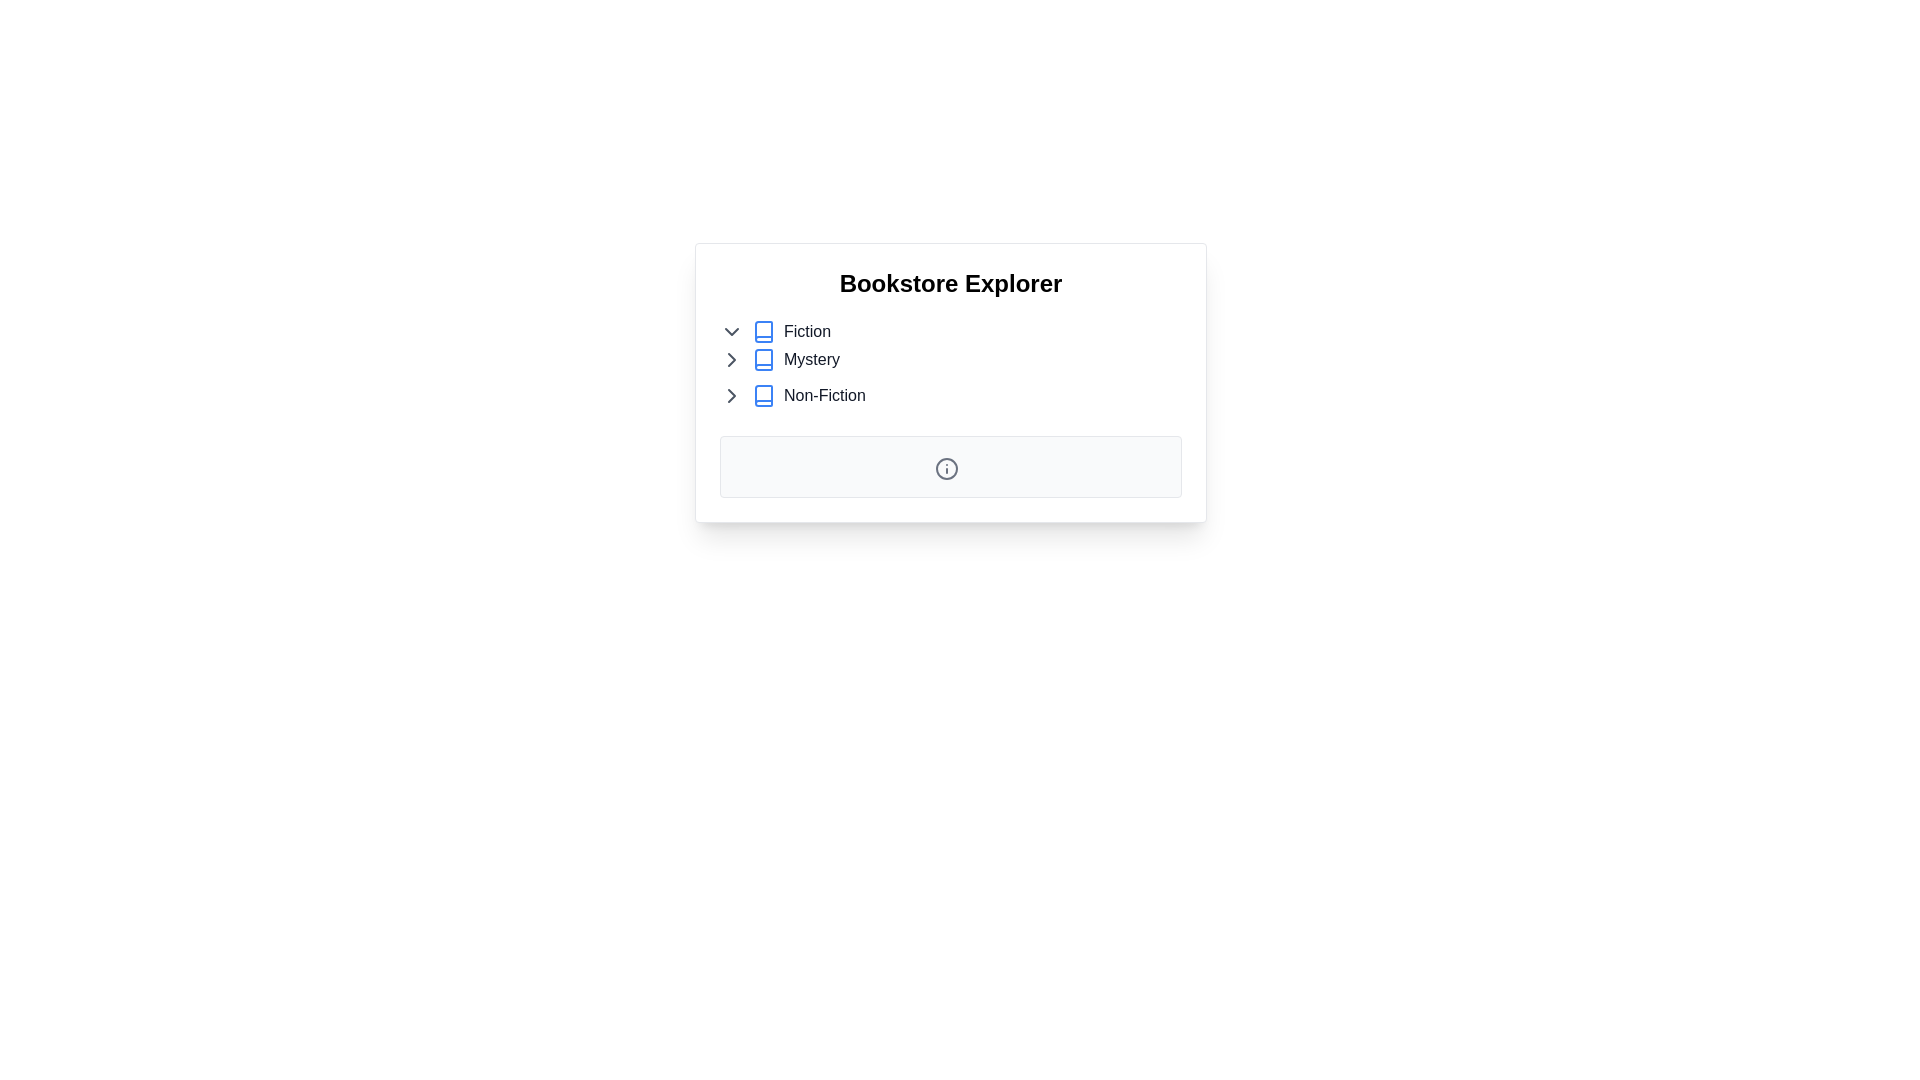  I want to click on the 'Mystery' text label, which is displayed in dark gray with medium font weight, so click(811, 358).